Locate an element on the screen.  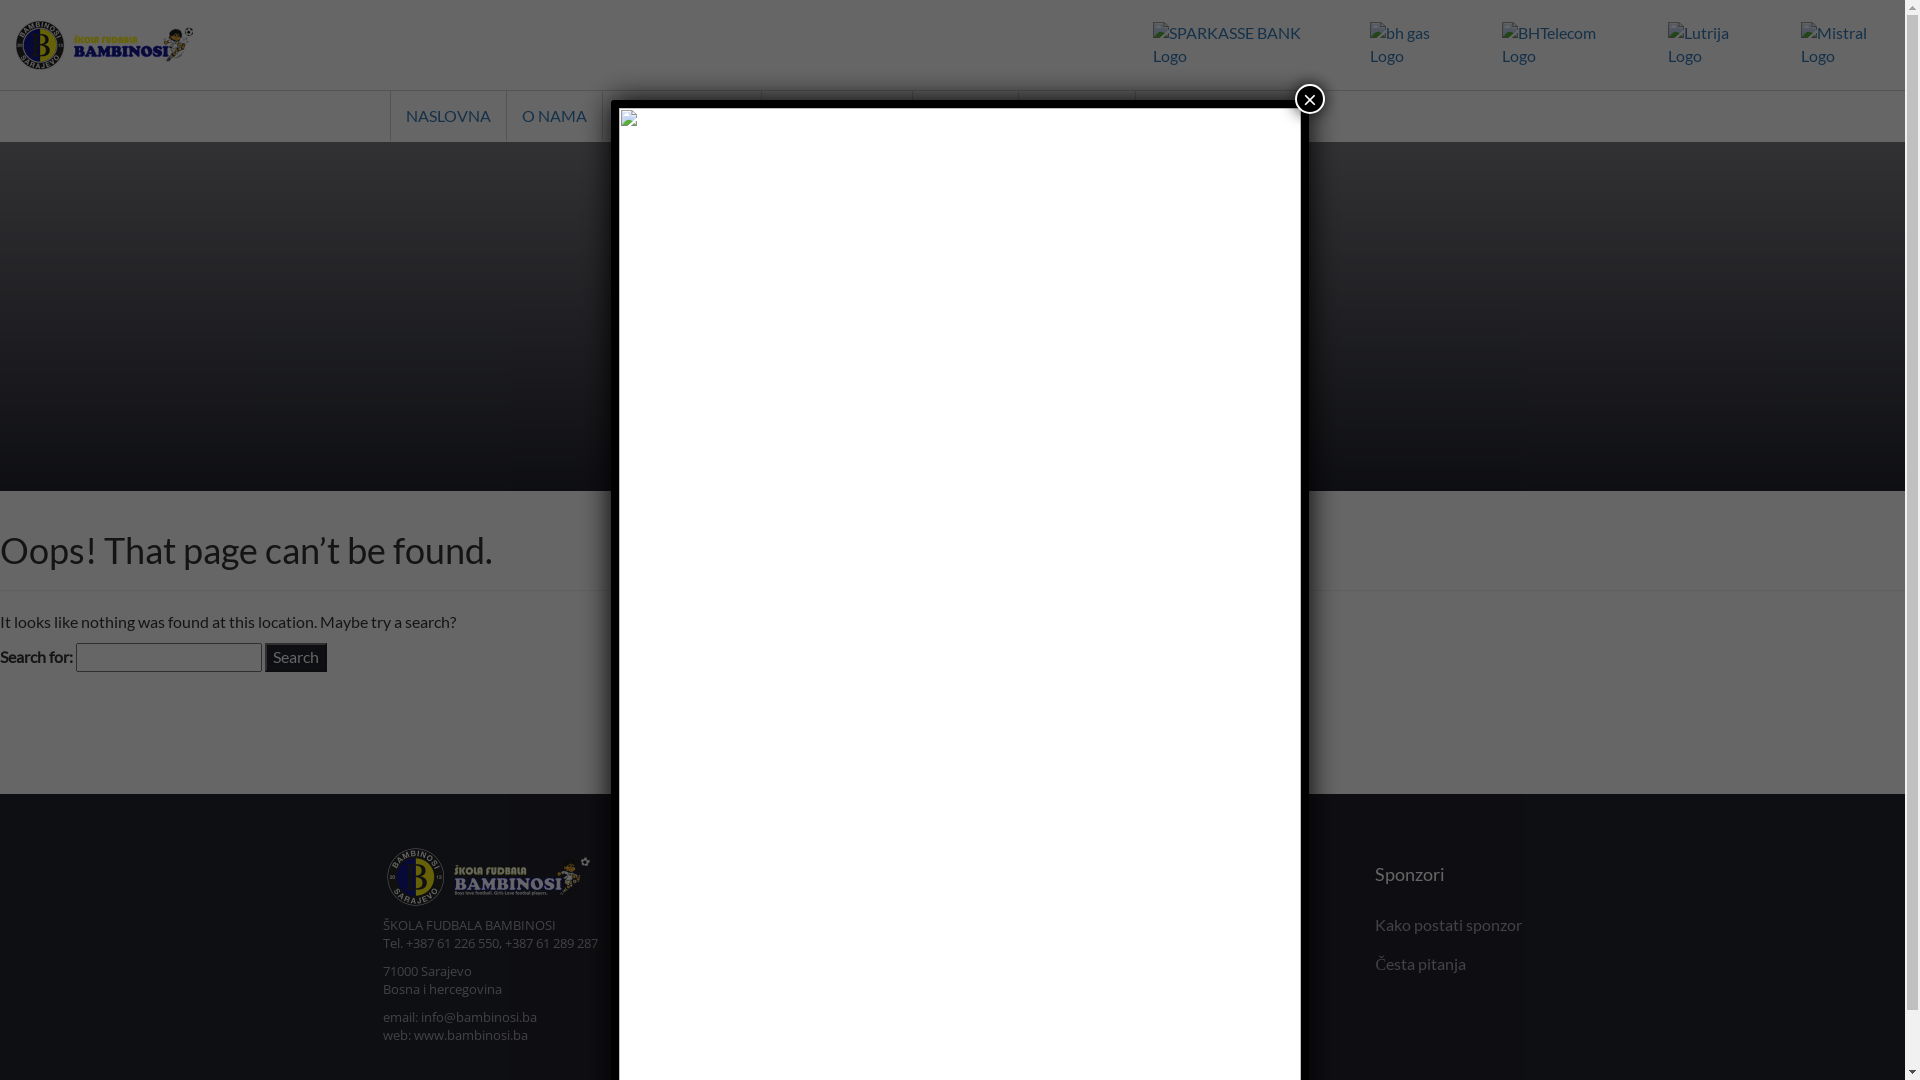
'Rasporedi treninga' is located at coordinates (876, 962).